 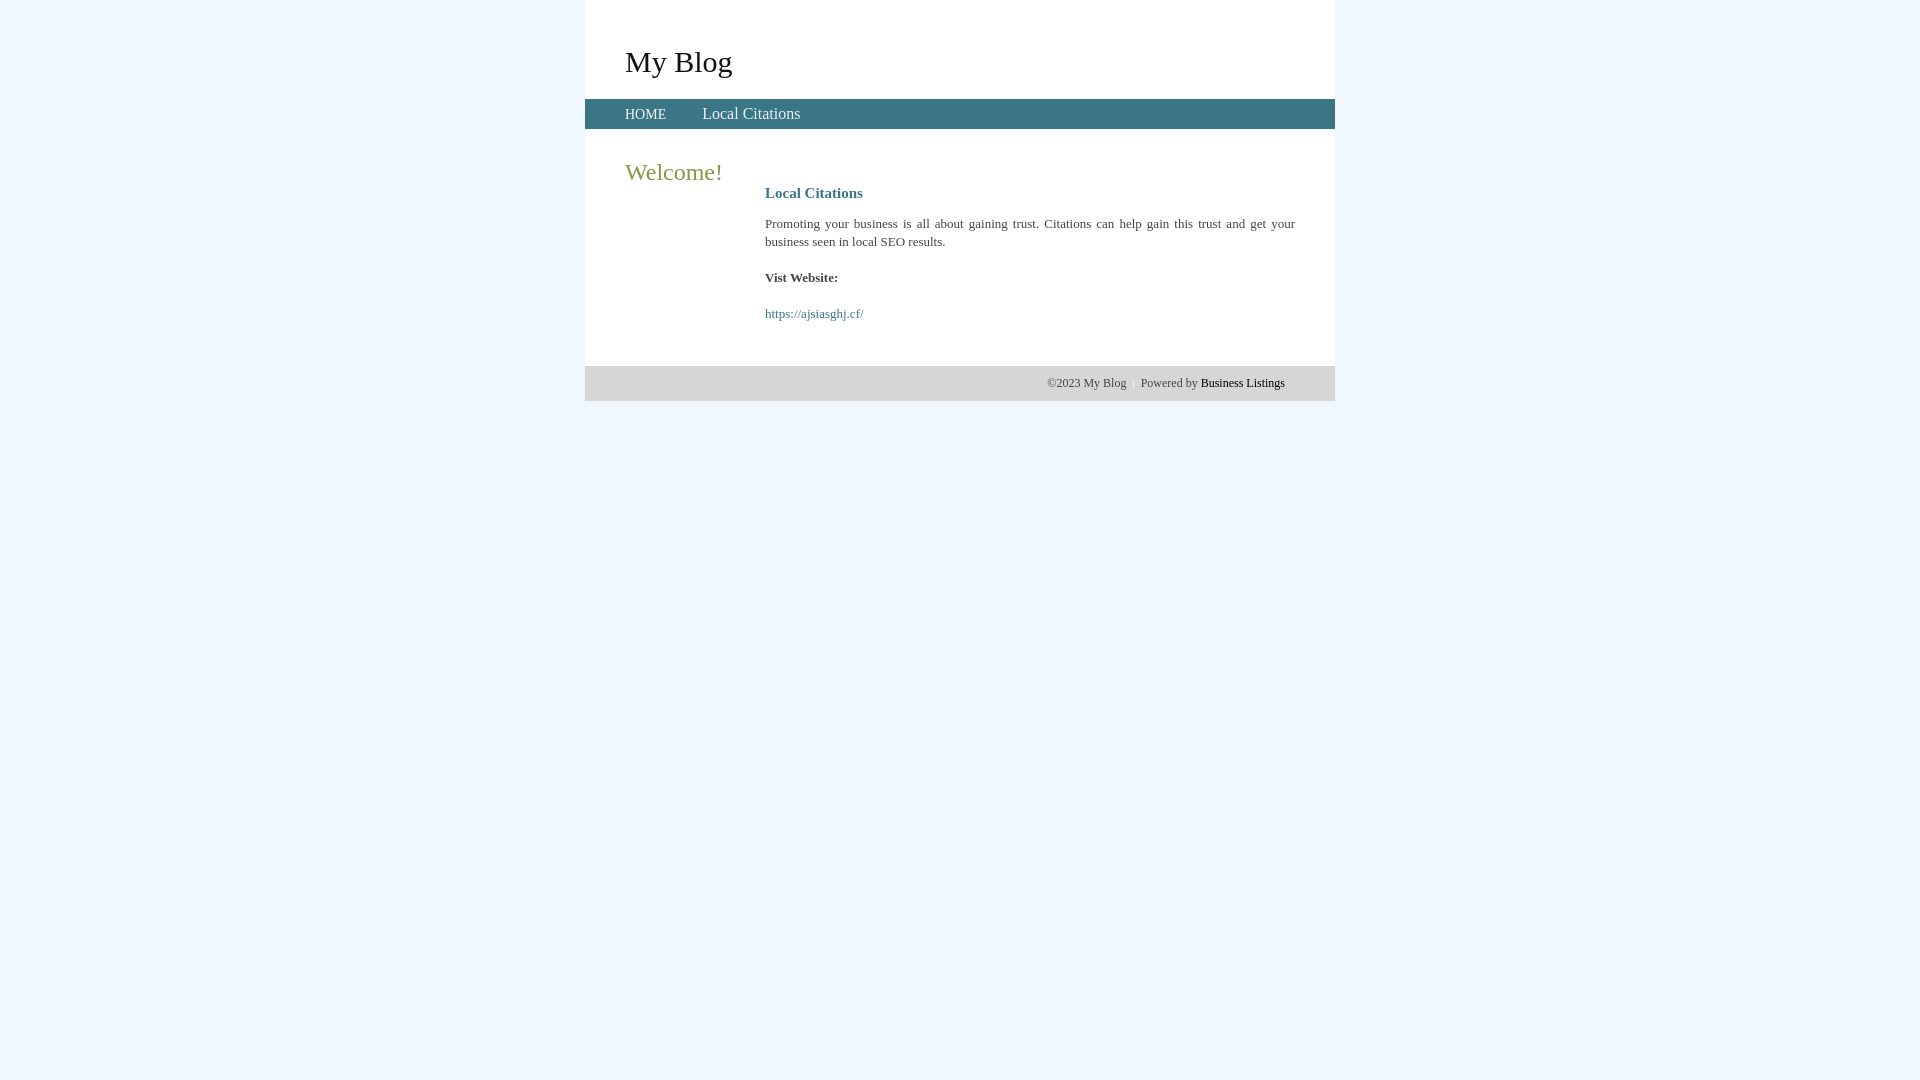 I want to click on 'My Blog', so click(x=678, y=60).